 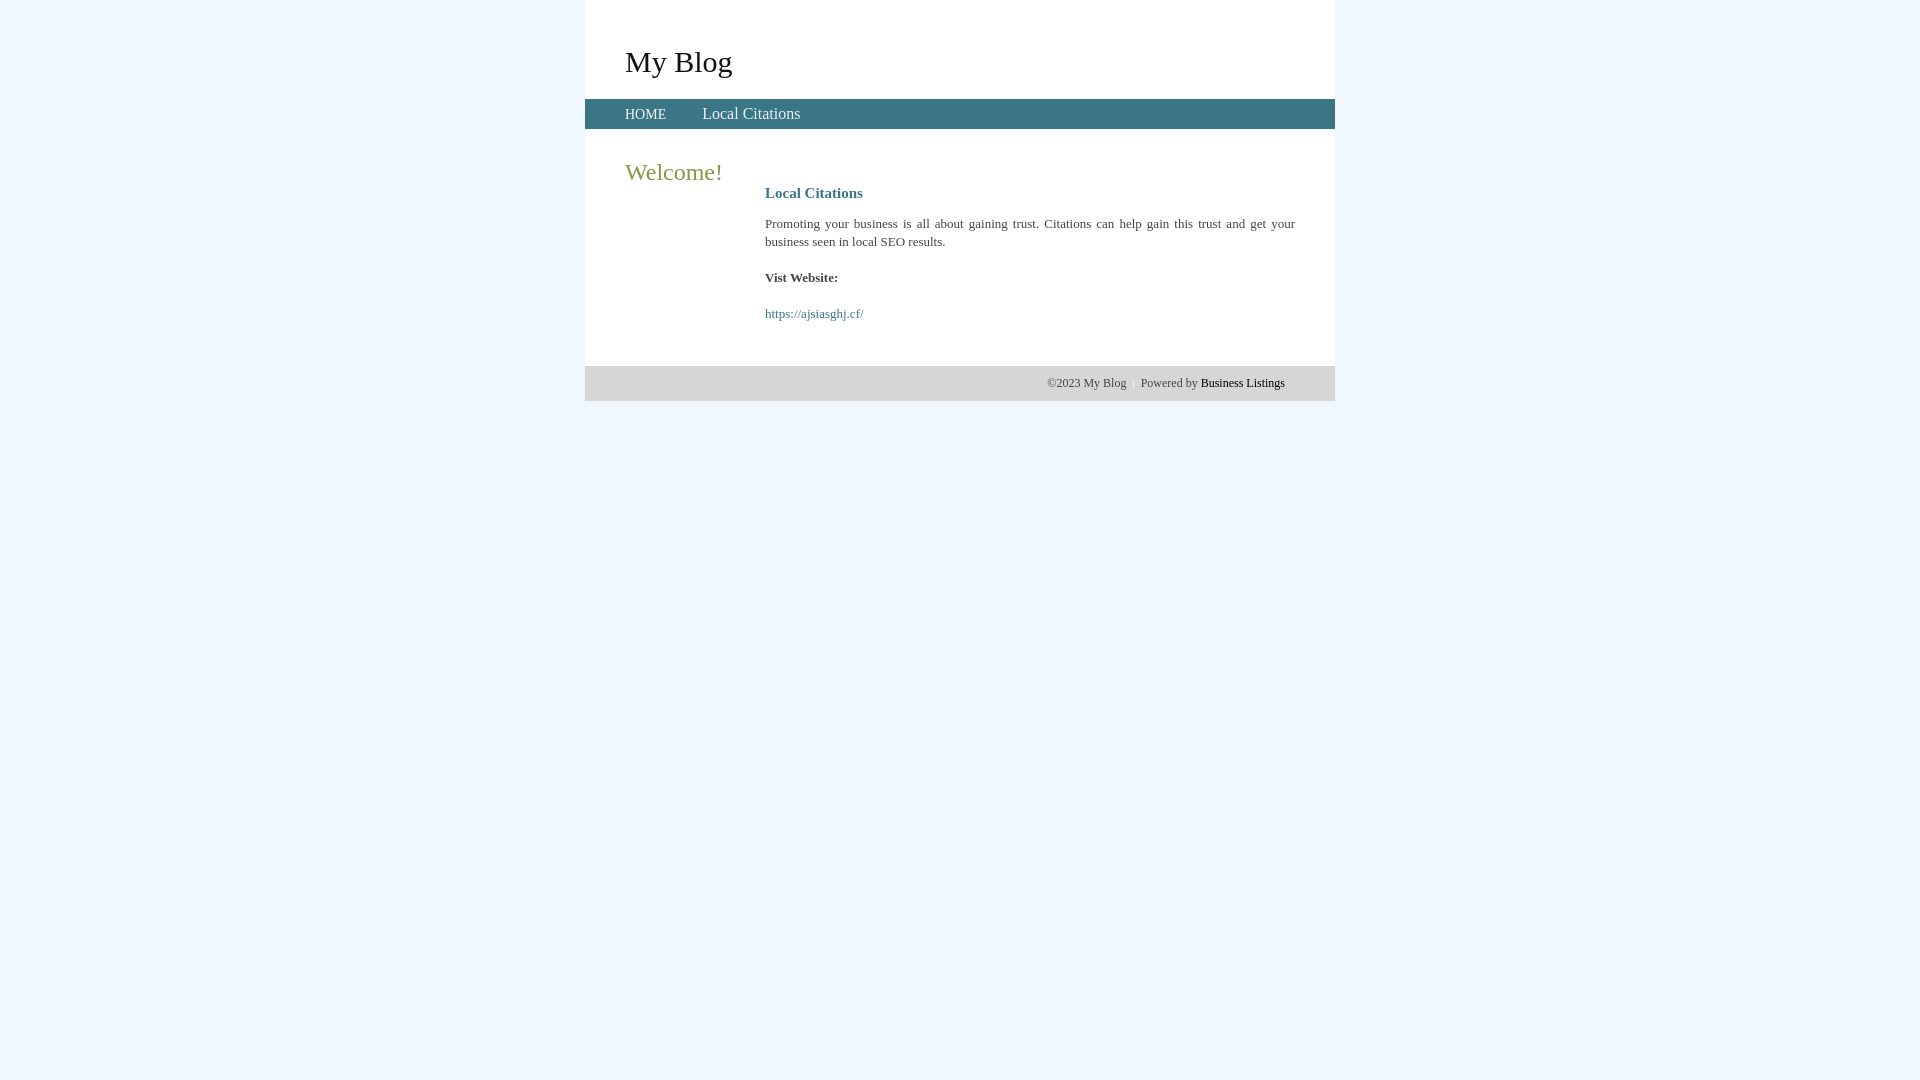 I want to click on 'My Blog', so click(x=678, y=60).